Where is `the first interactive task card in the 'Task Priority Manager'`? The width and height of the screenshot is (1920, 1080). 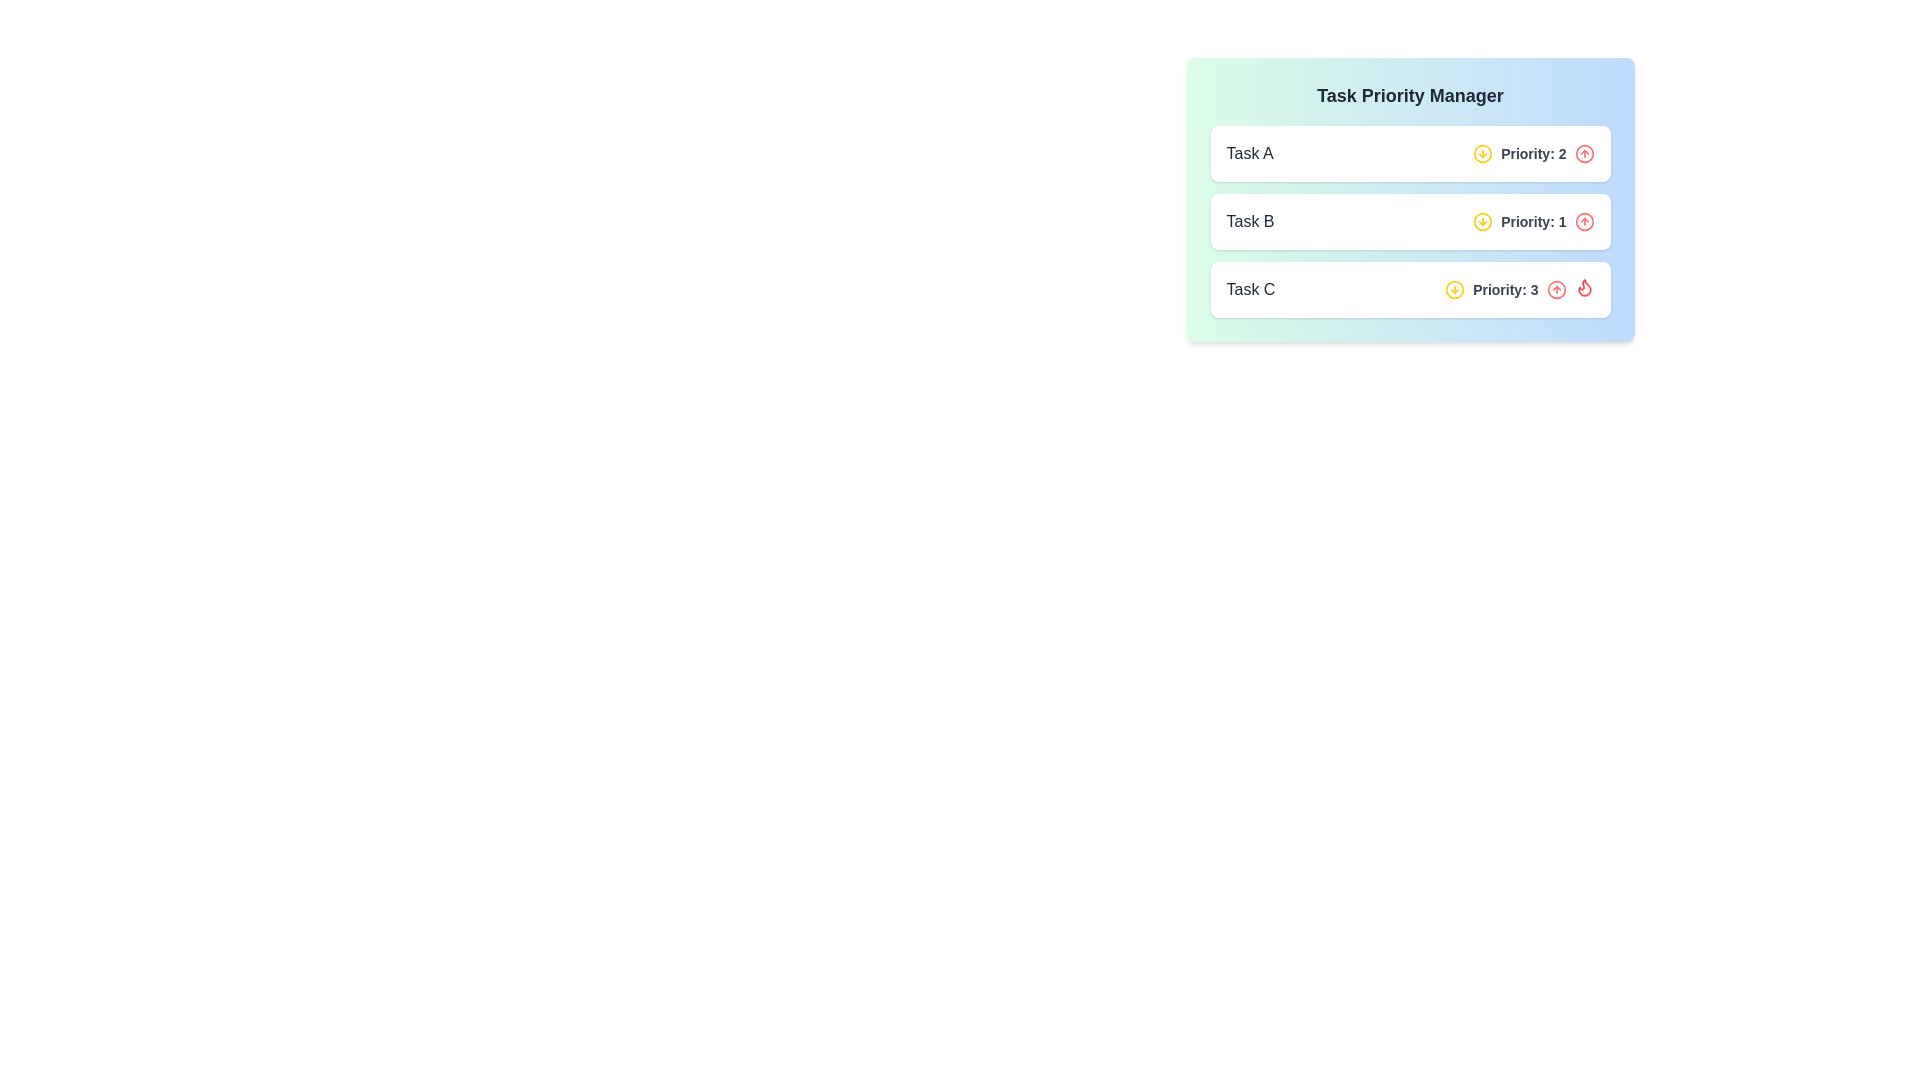 the first interactive task card in the 'Task Priority Manager' is located at coordinates (1409, 153).